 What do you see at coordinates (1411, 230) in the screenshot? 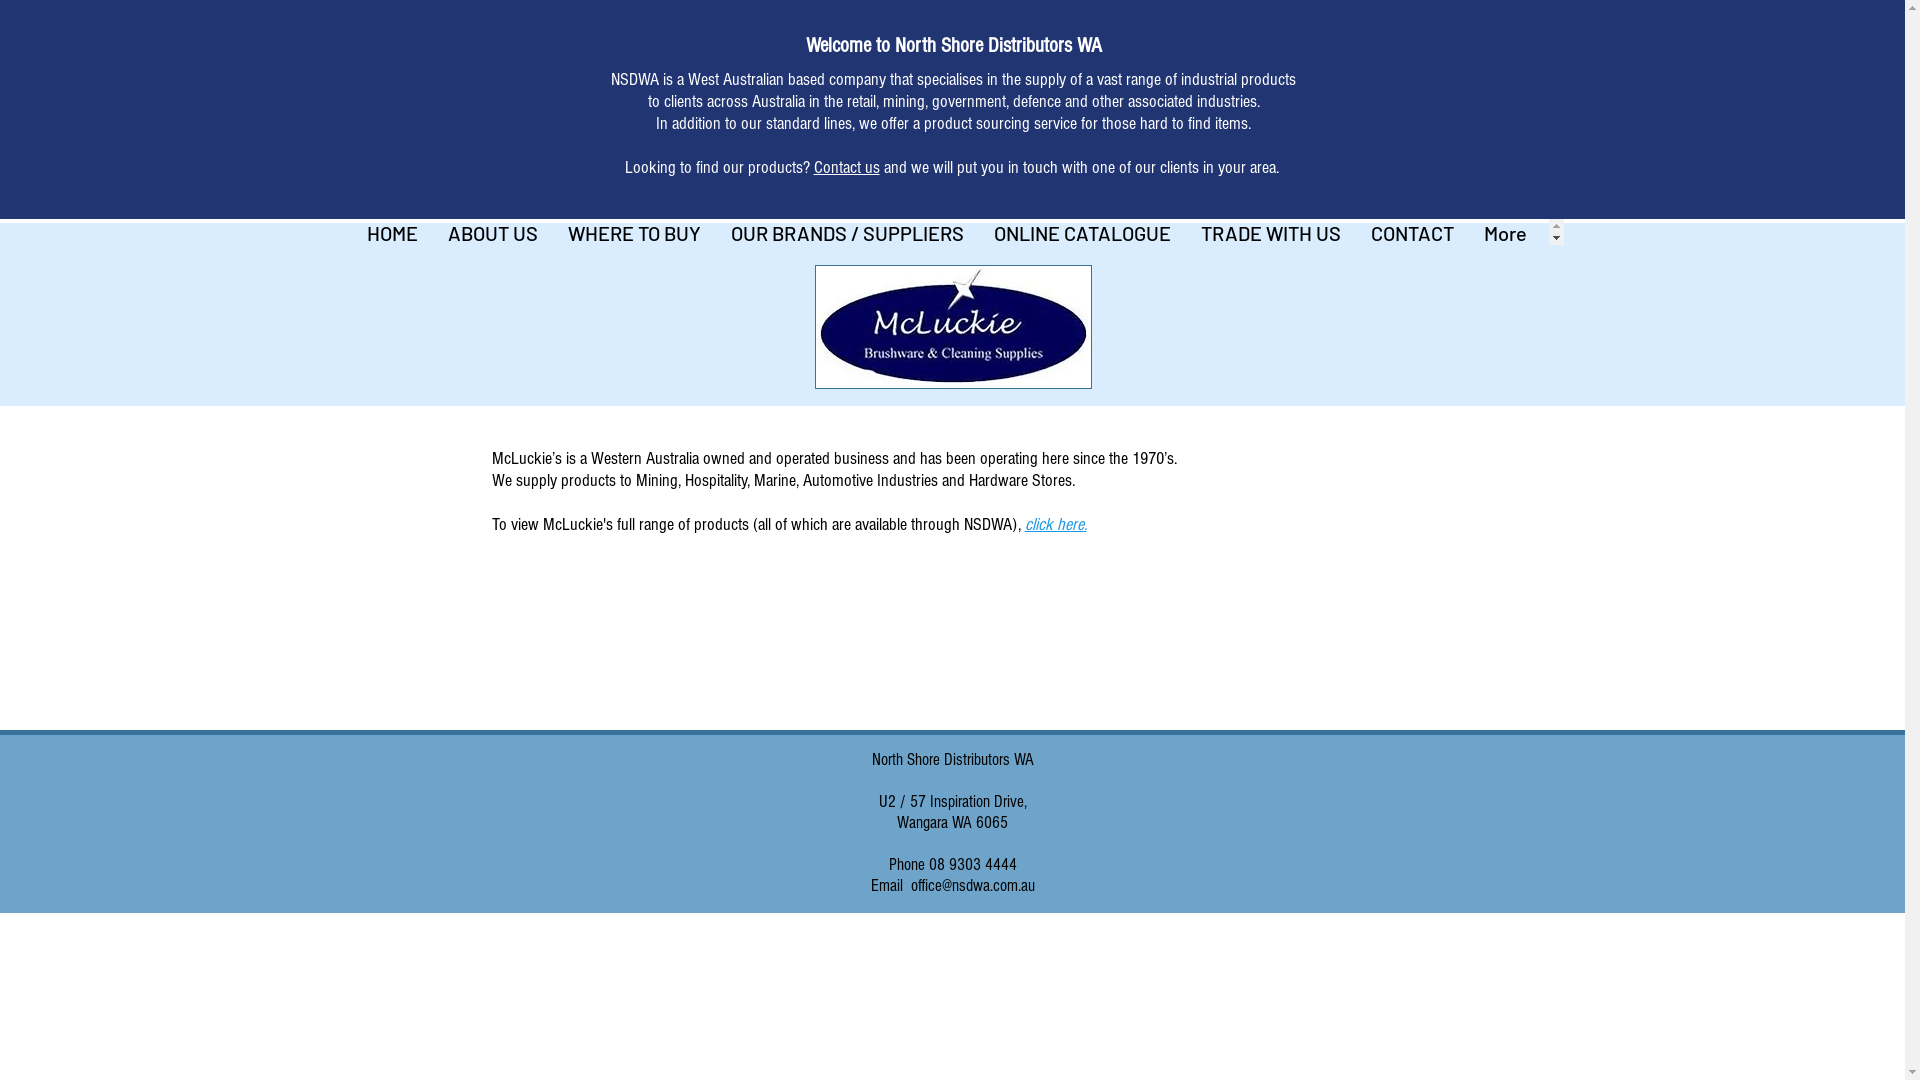
I see `'CONTACT'` at bounding box center [1411, 230].